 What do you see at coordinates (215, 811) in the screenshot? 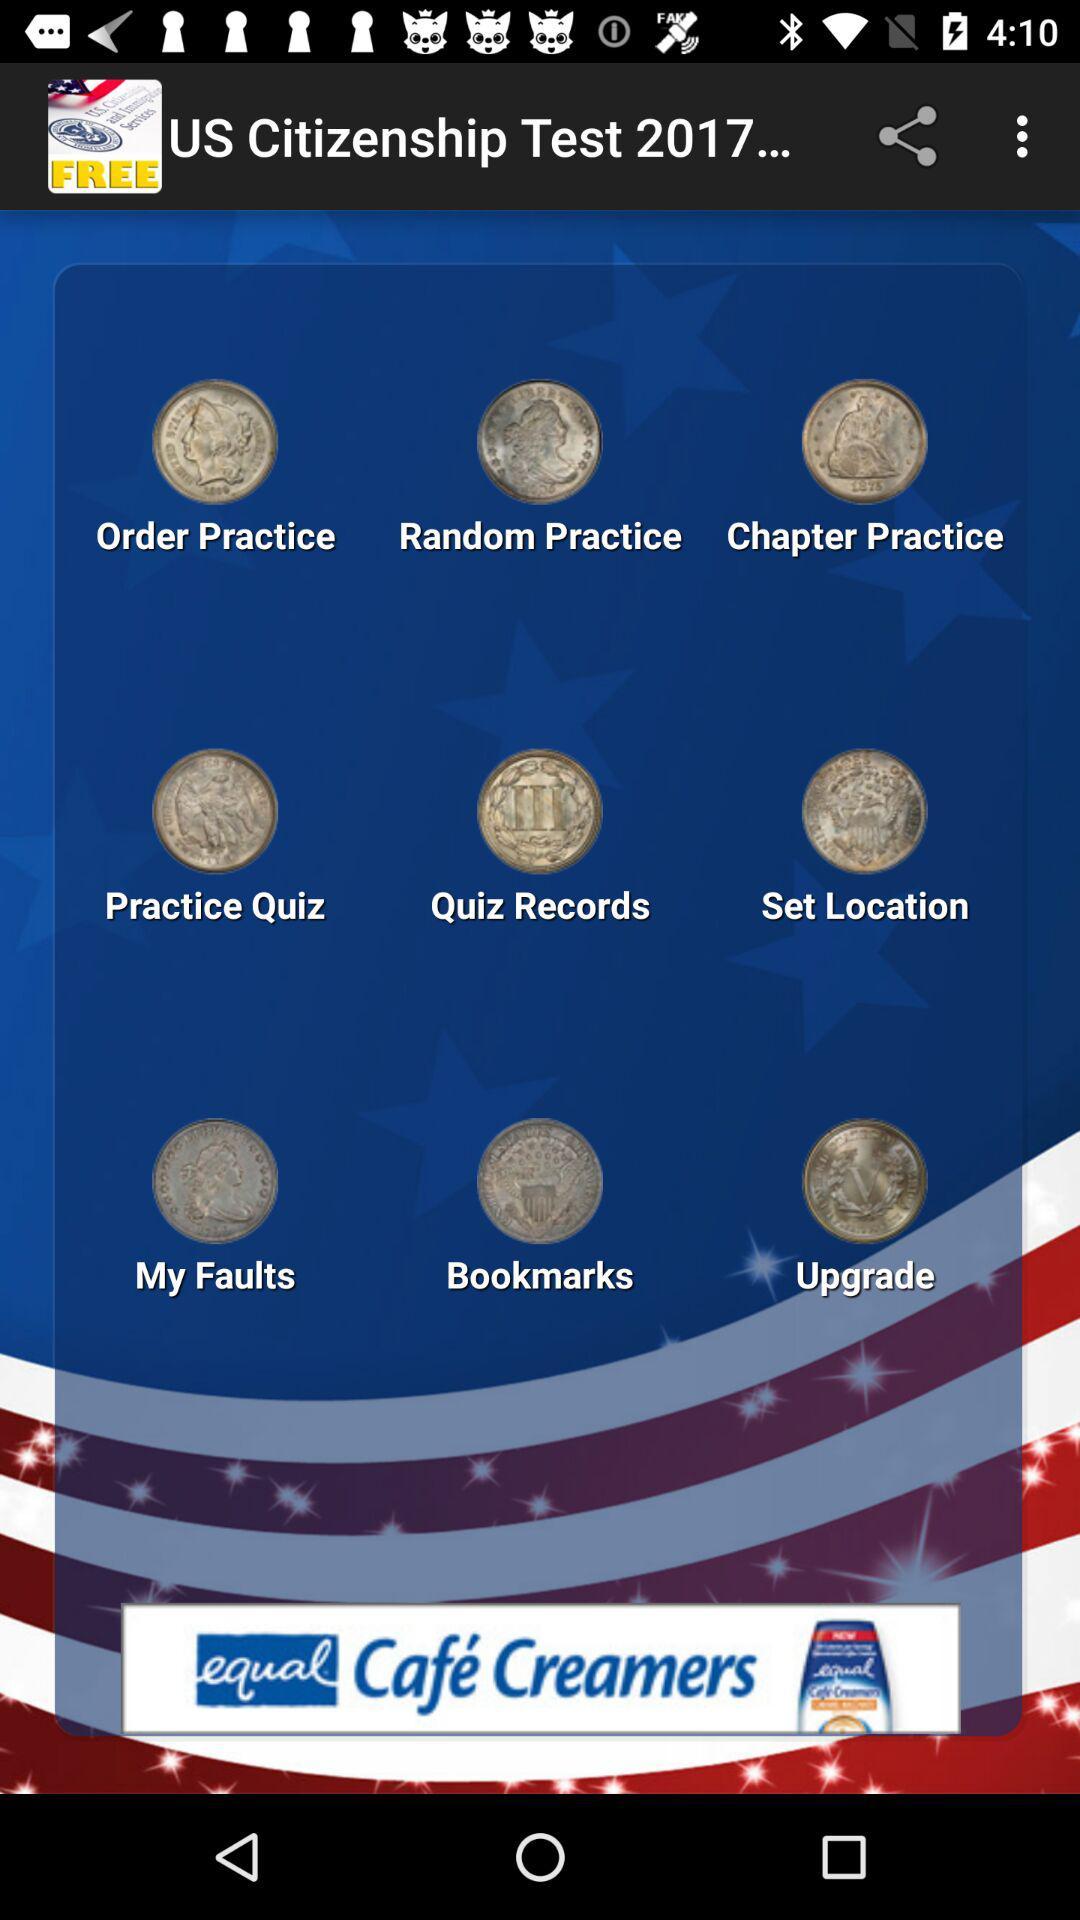
I see `practice quiz for us citizenship test 2017` at bounding box center [215, 811].